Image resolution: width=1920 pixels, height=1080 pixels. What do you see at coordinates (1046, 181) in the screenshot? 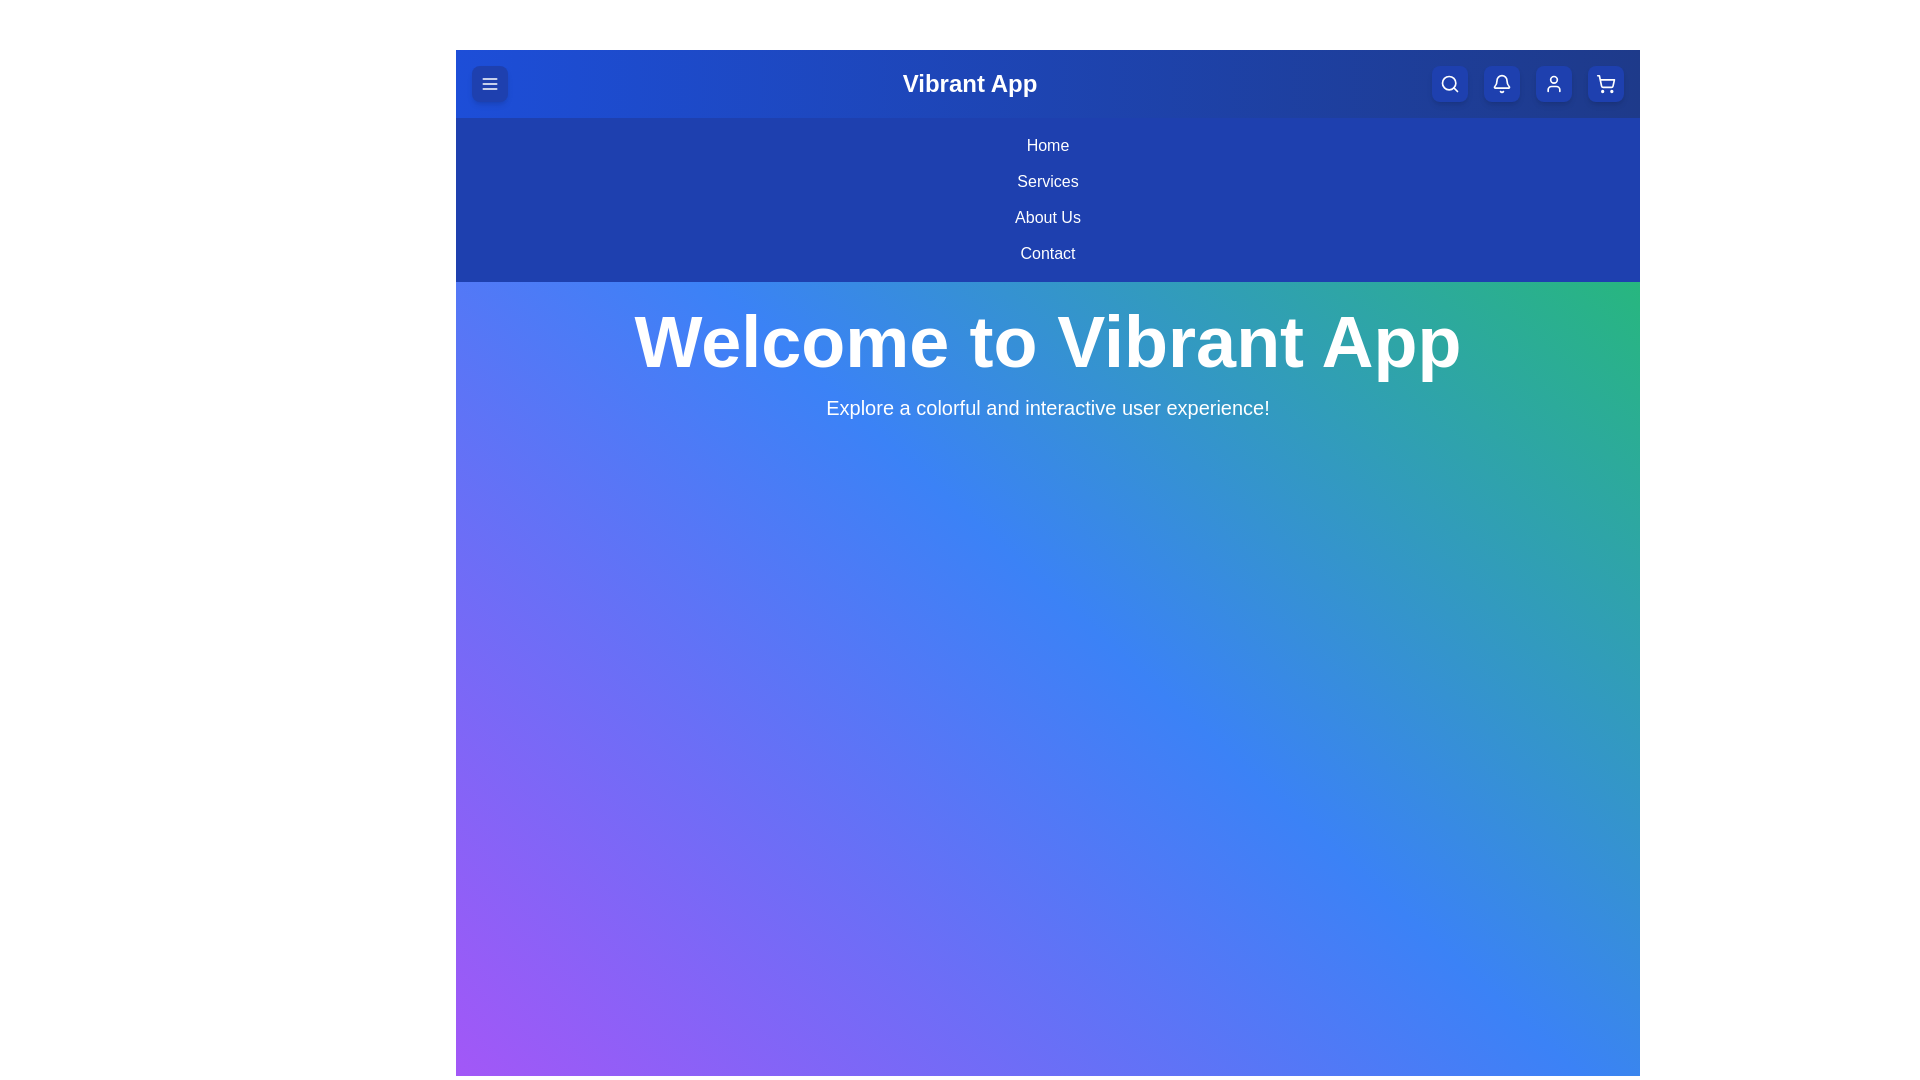
I see `the navigation menu item Services` at bounding box center [1046, 181].